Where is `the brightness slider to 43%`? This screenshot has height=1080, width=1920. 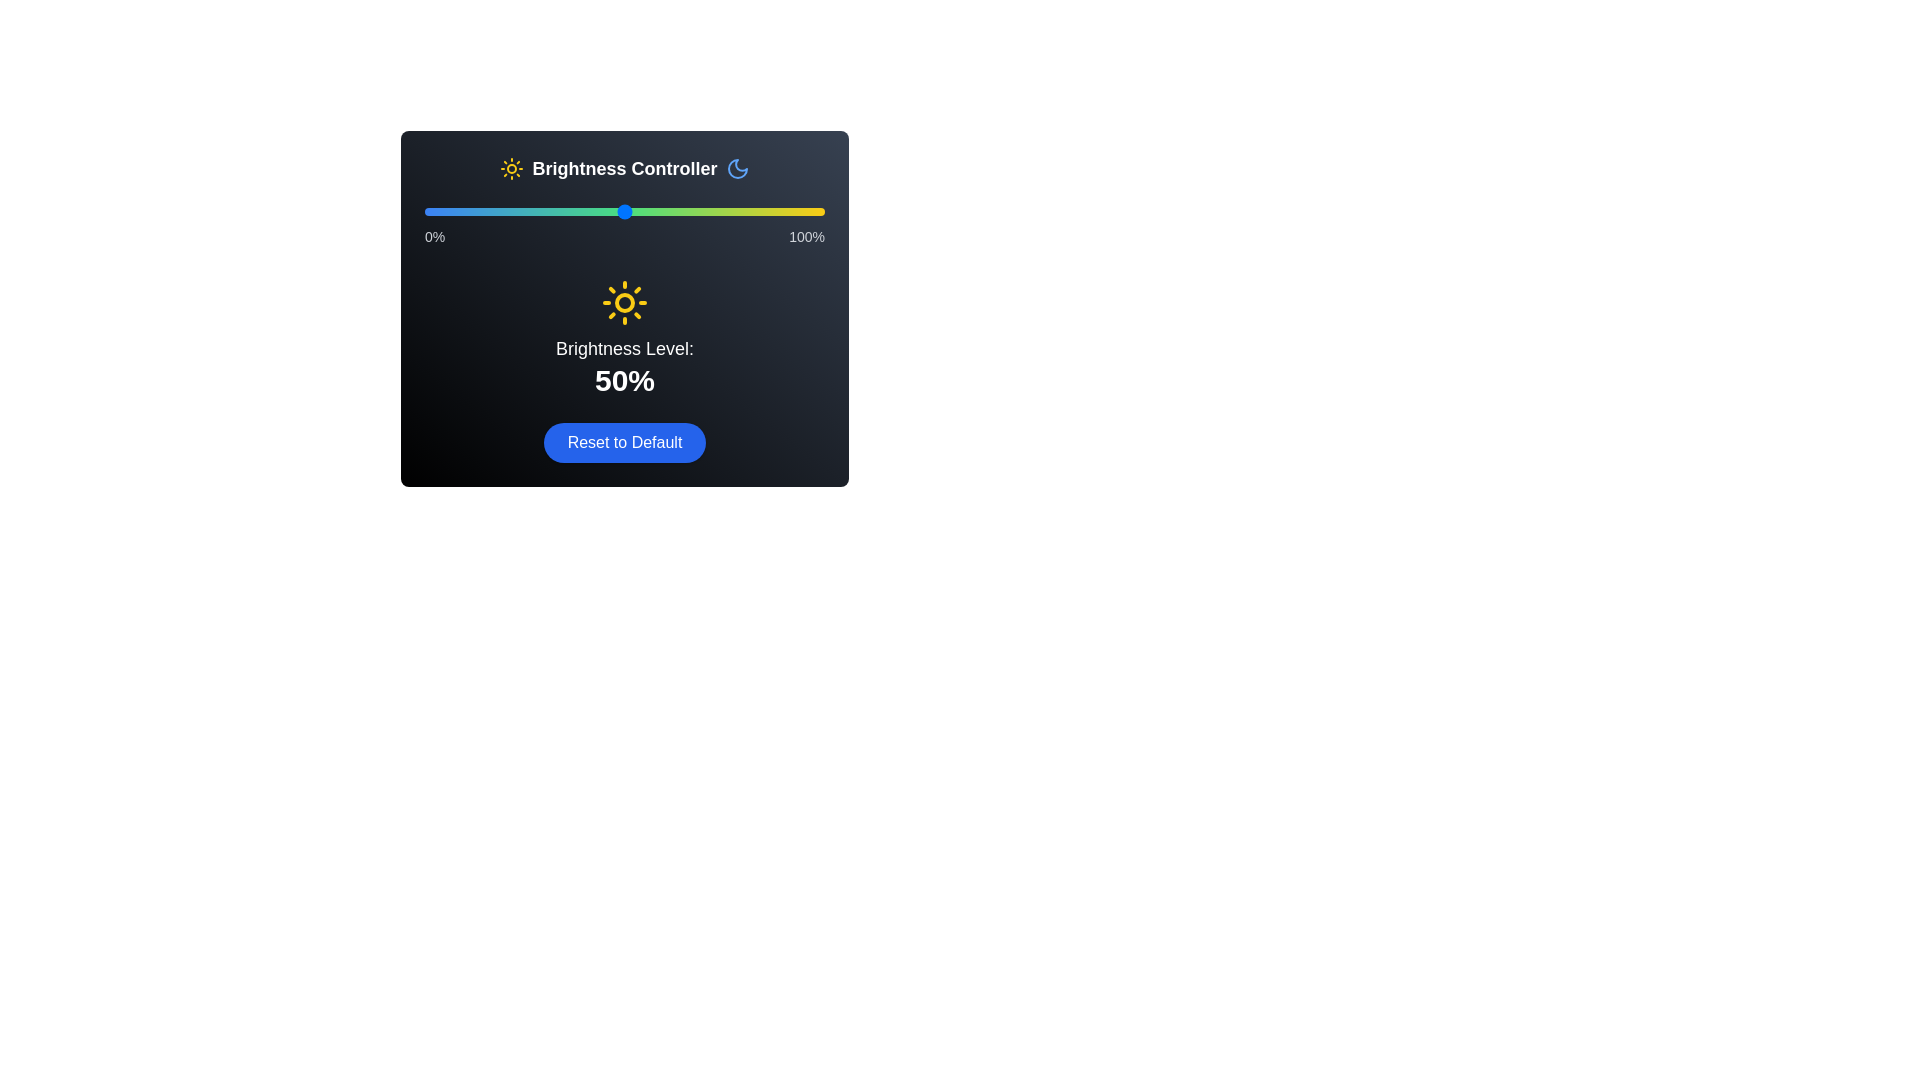 the brightness slider to 43% is located at coordinates (595, 212).